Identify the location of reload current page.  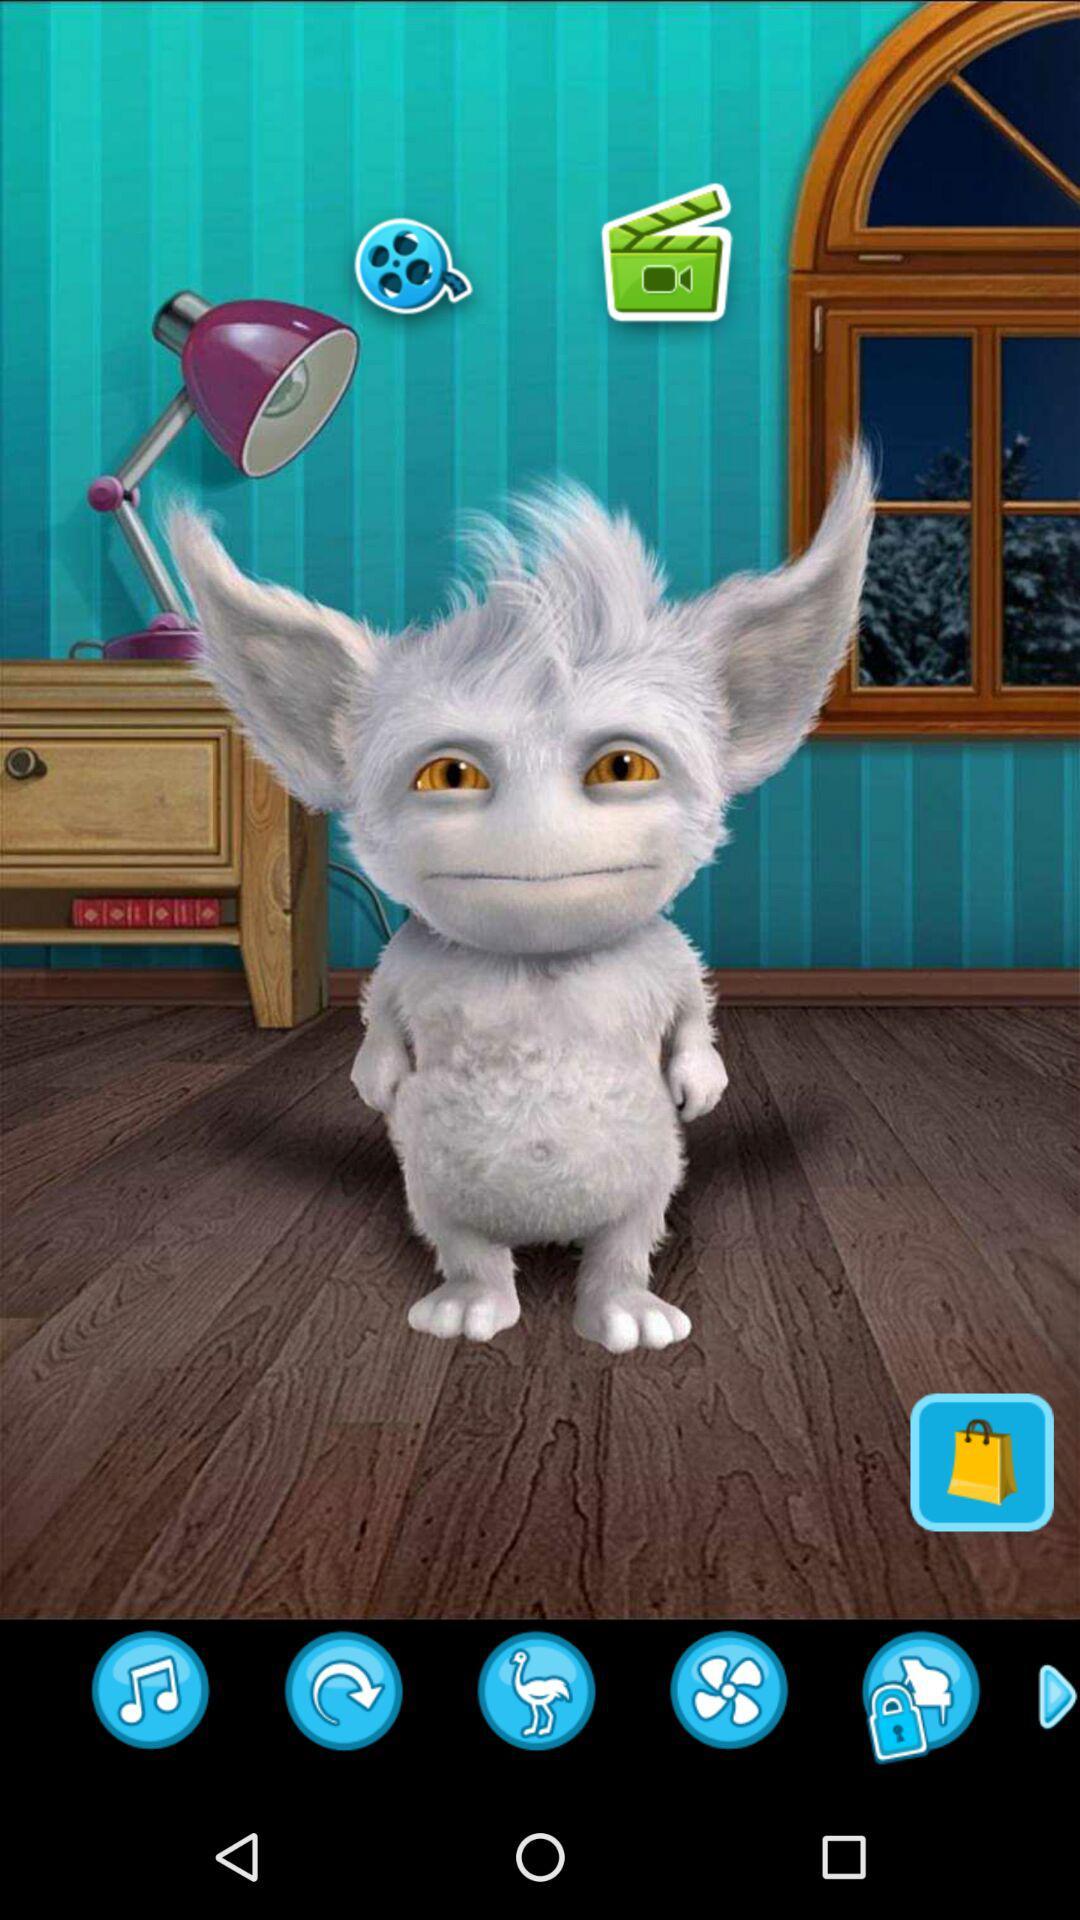
(730, 1696).